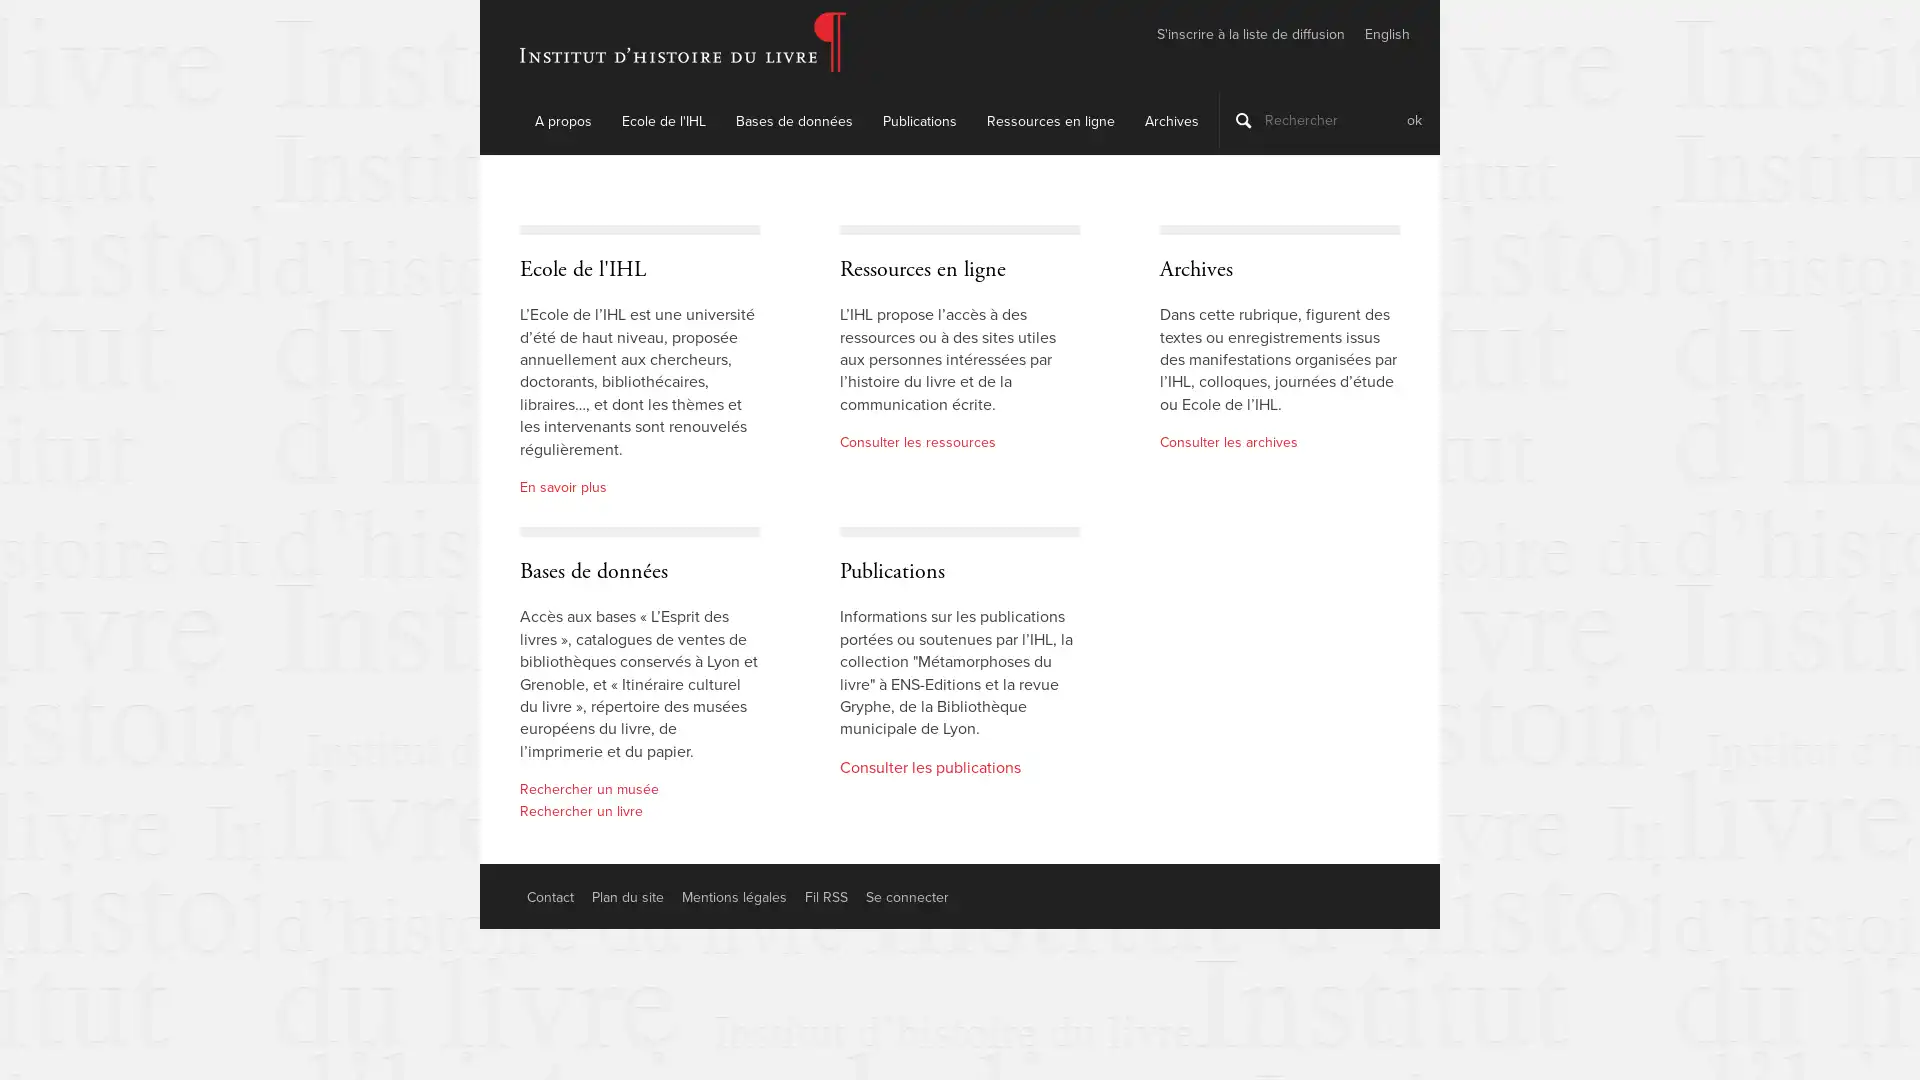  What do you see at coordinates (1413, 119) in the screenshot?
I see `ok` at bounding box center [1413, 119].